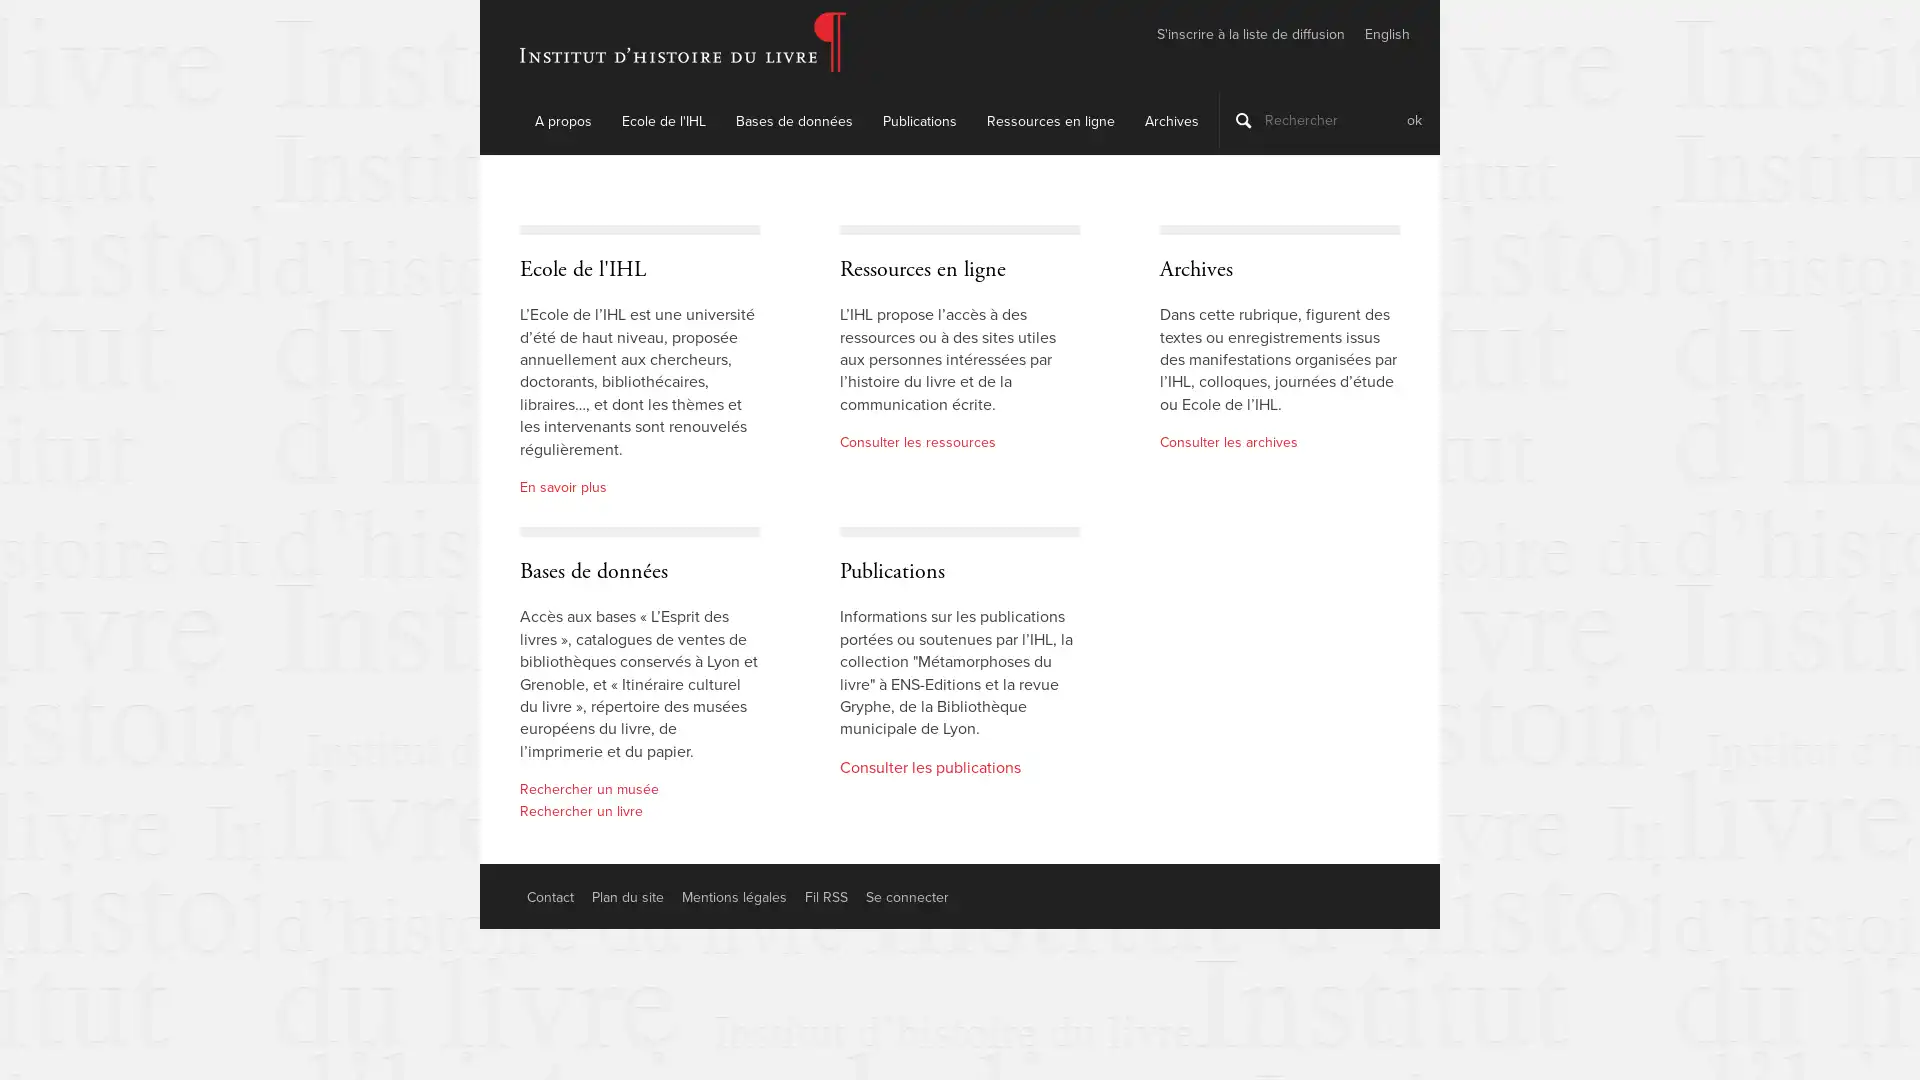  What do you see at coordinates (1413, 119) in the screenshot?
I see `ok` at bounding box center [1413, 119].